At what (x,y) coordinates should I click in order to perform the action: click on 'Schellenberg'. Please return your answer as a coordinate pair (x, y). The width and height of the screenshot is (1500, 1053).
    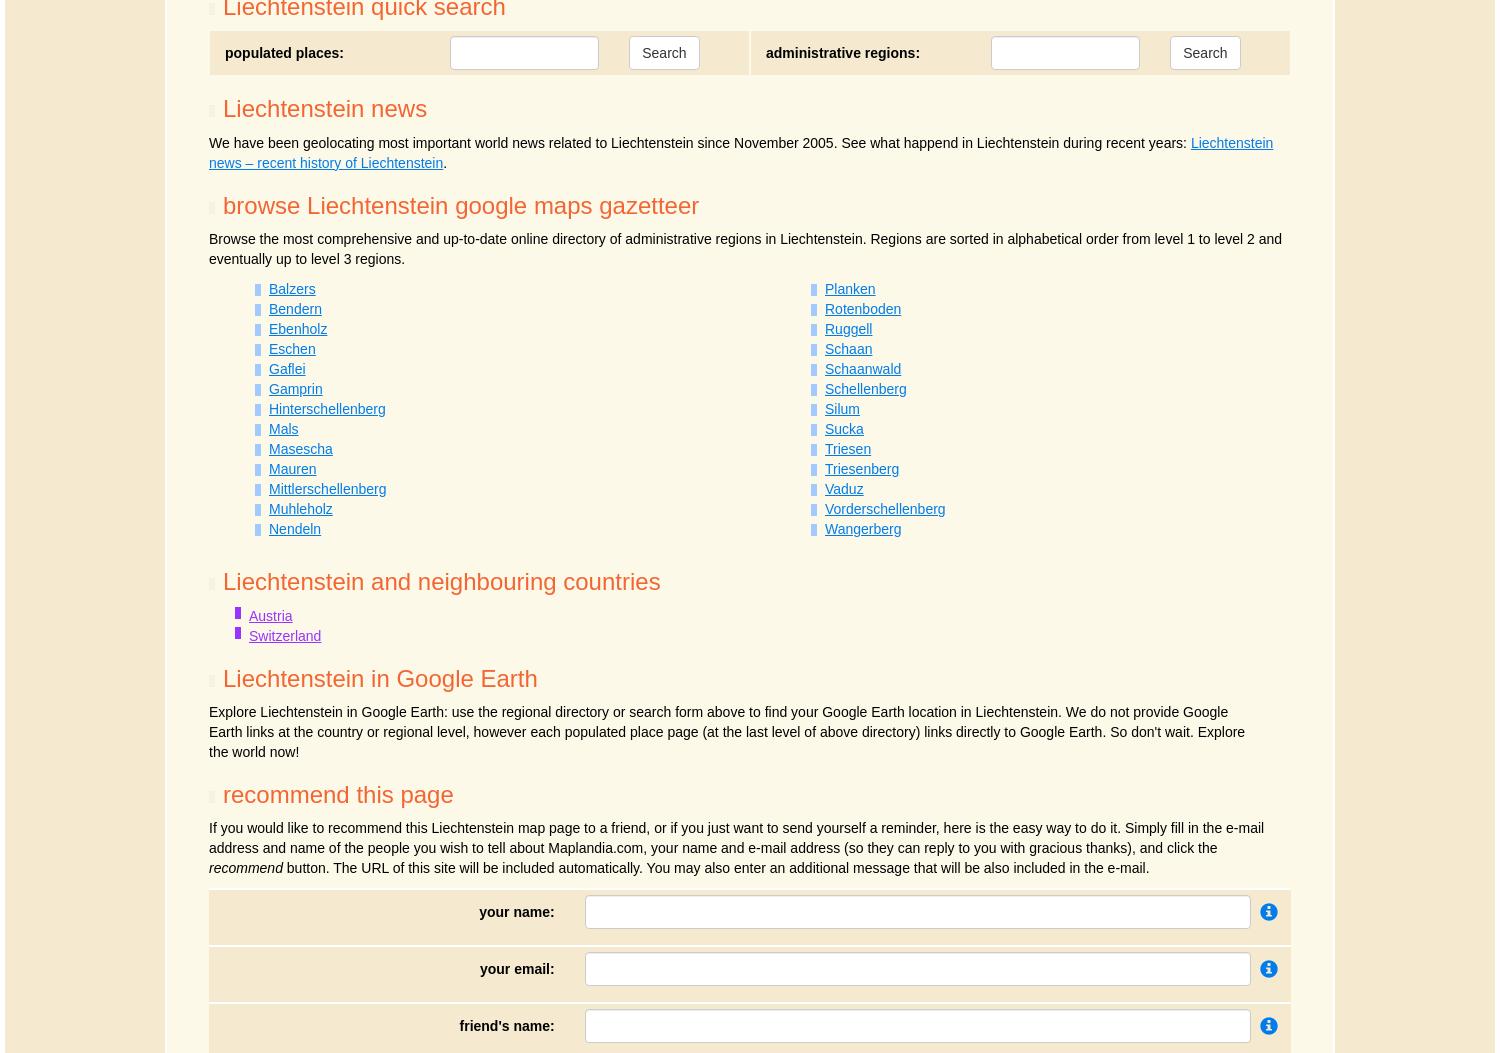
    Looking at the image, I should click on (864, 388).